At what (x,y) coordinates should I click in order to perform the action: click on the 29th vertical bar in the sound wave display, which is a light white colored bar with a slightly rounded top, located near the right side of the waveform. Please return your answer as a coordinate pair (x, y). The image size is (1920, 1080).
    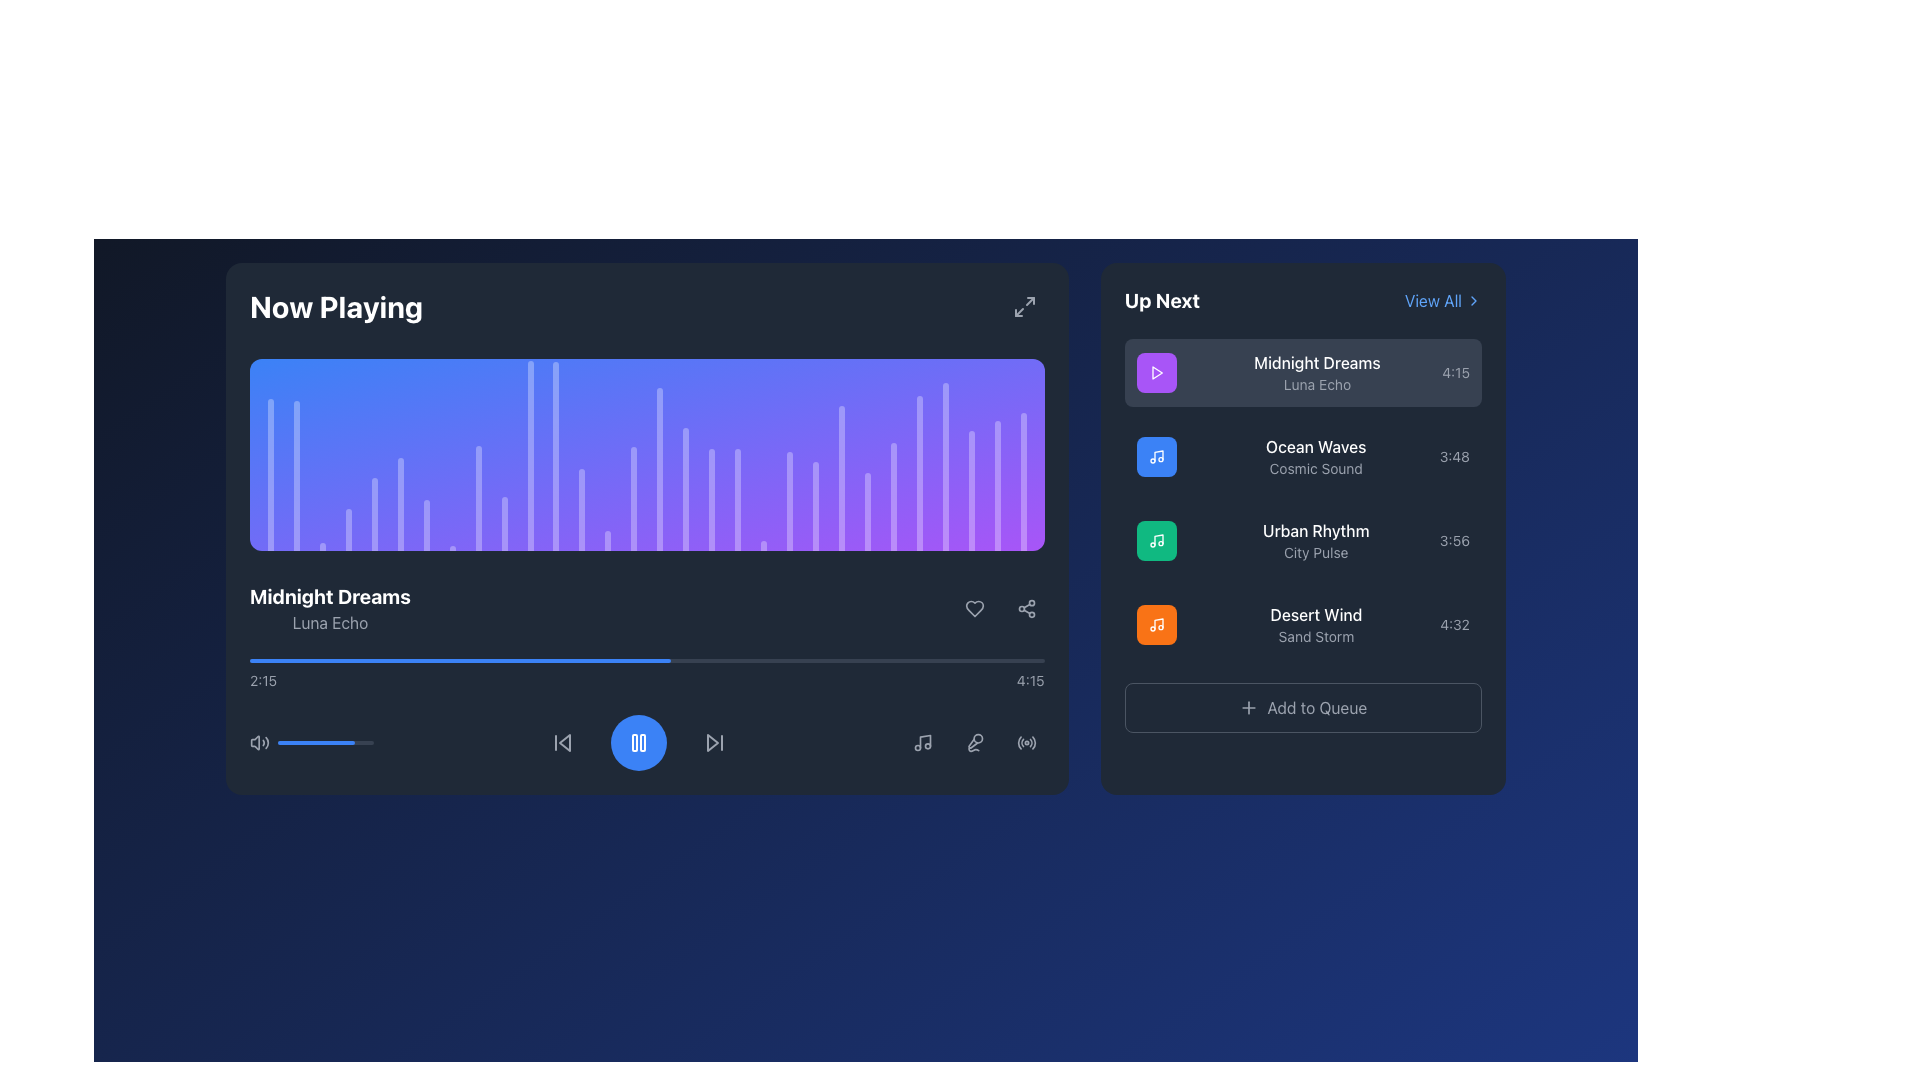
    Looking at the image, I should click on (997, 486).